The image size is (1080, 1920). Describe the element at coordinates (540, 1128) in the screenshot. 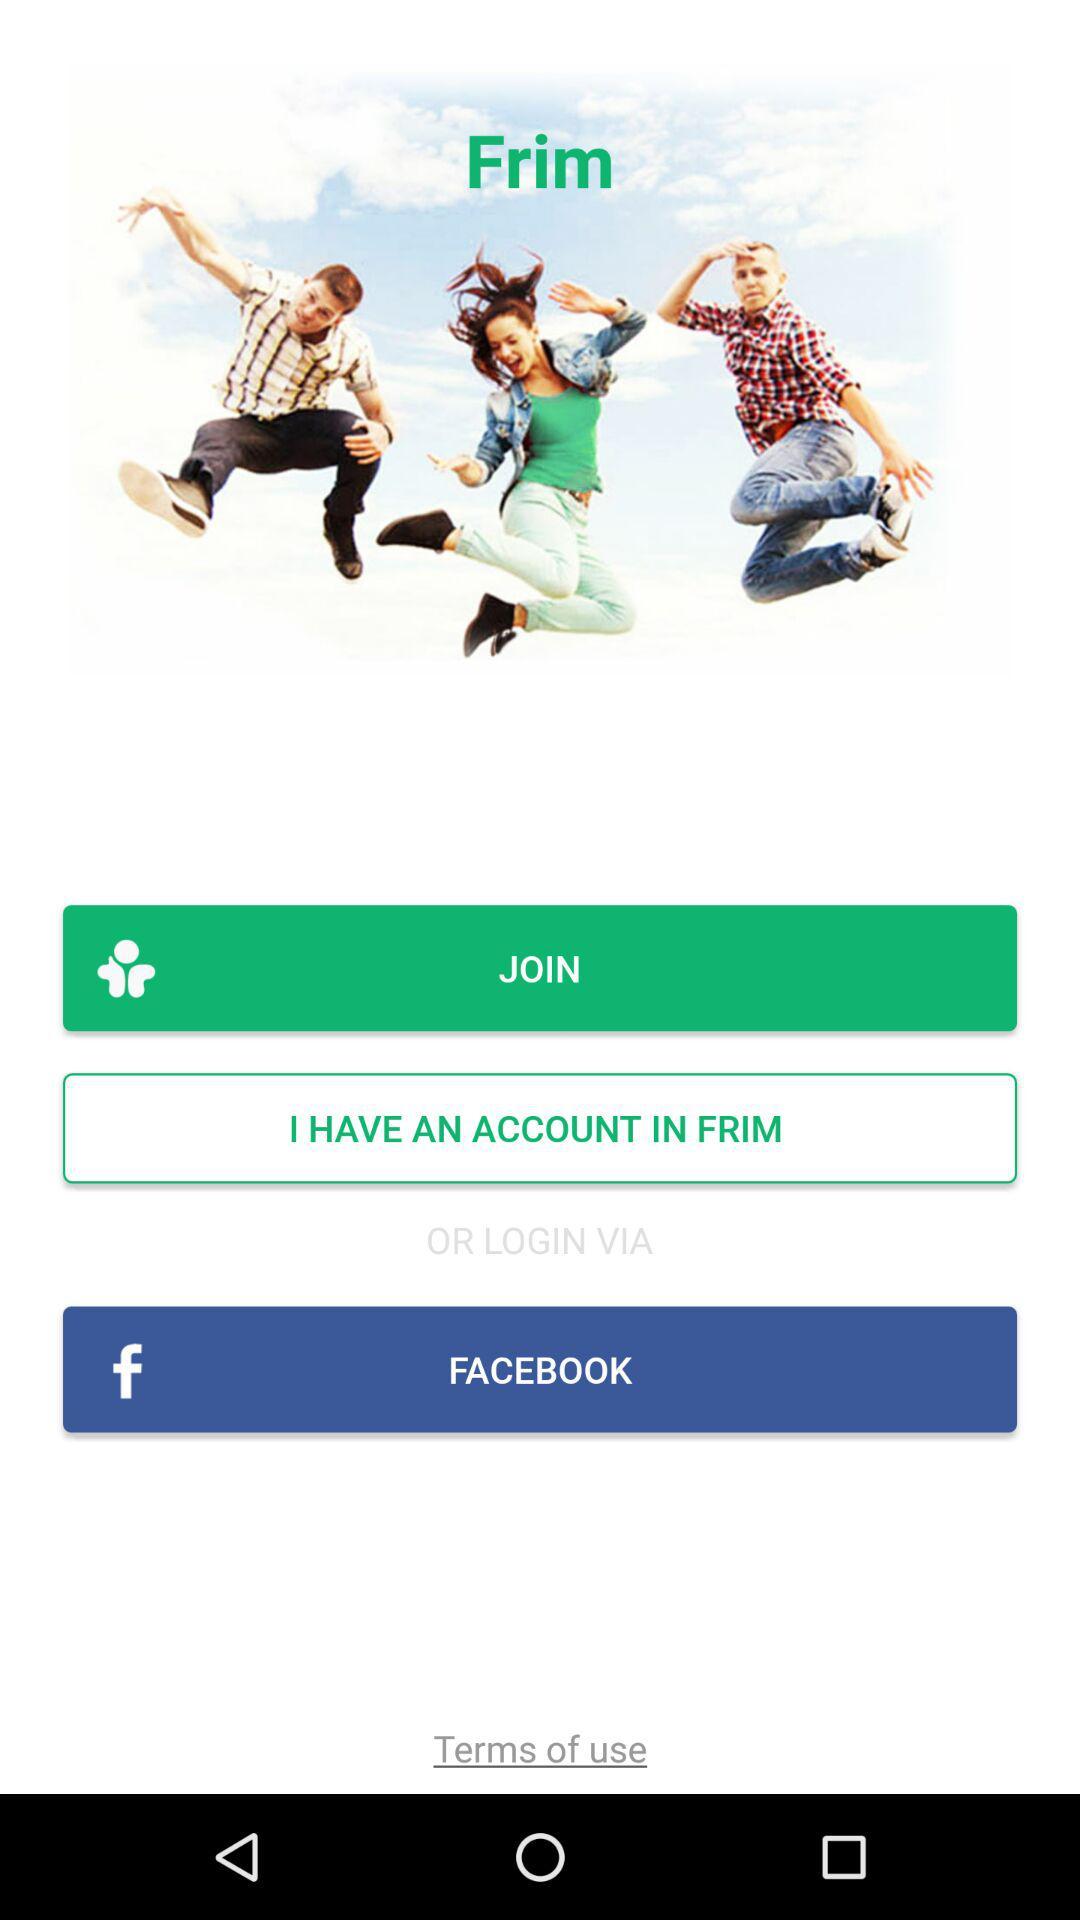

I see `item above or login via item` at that location.